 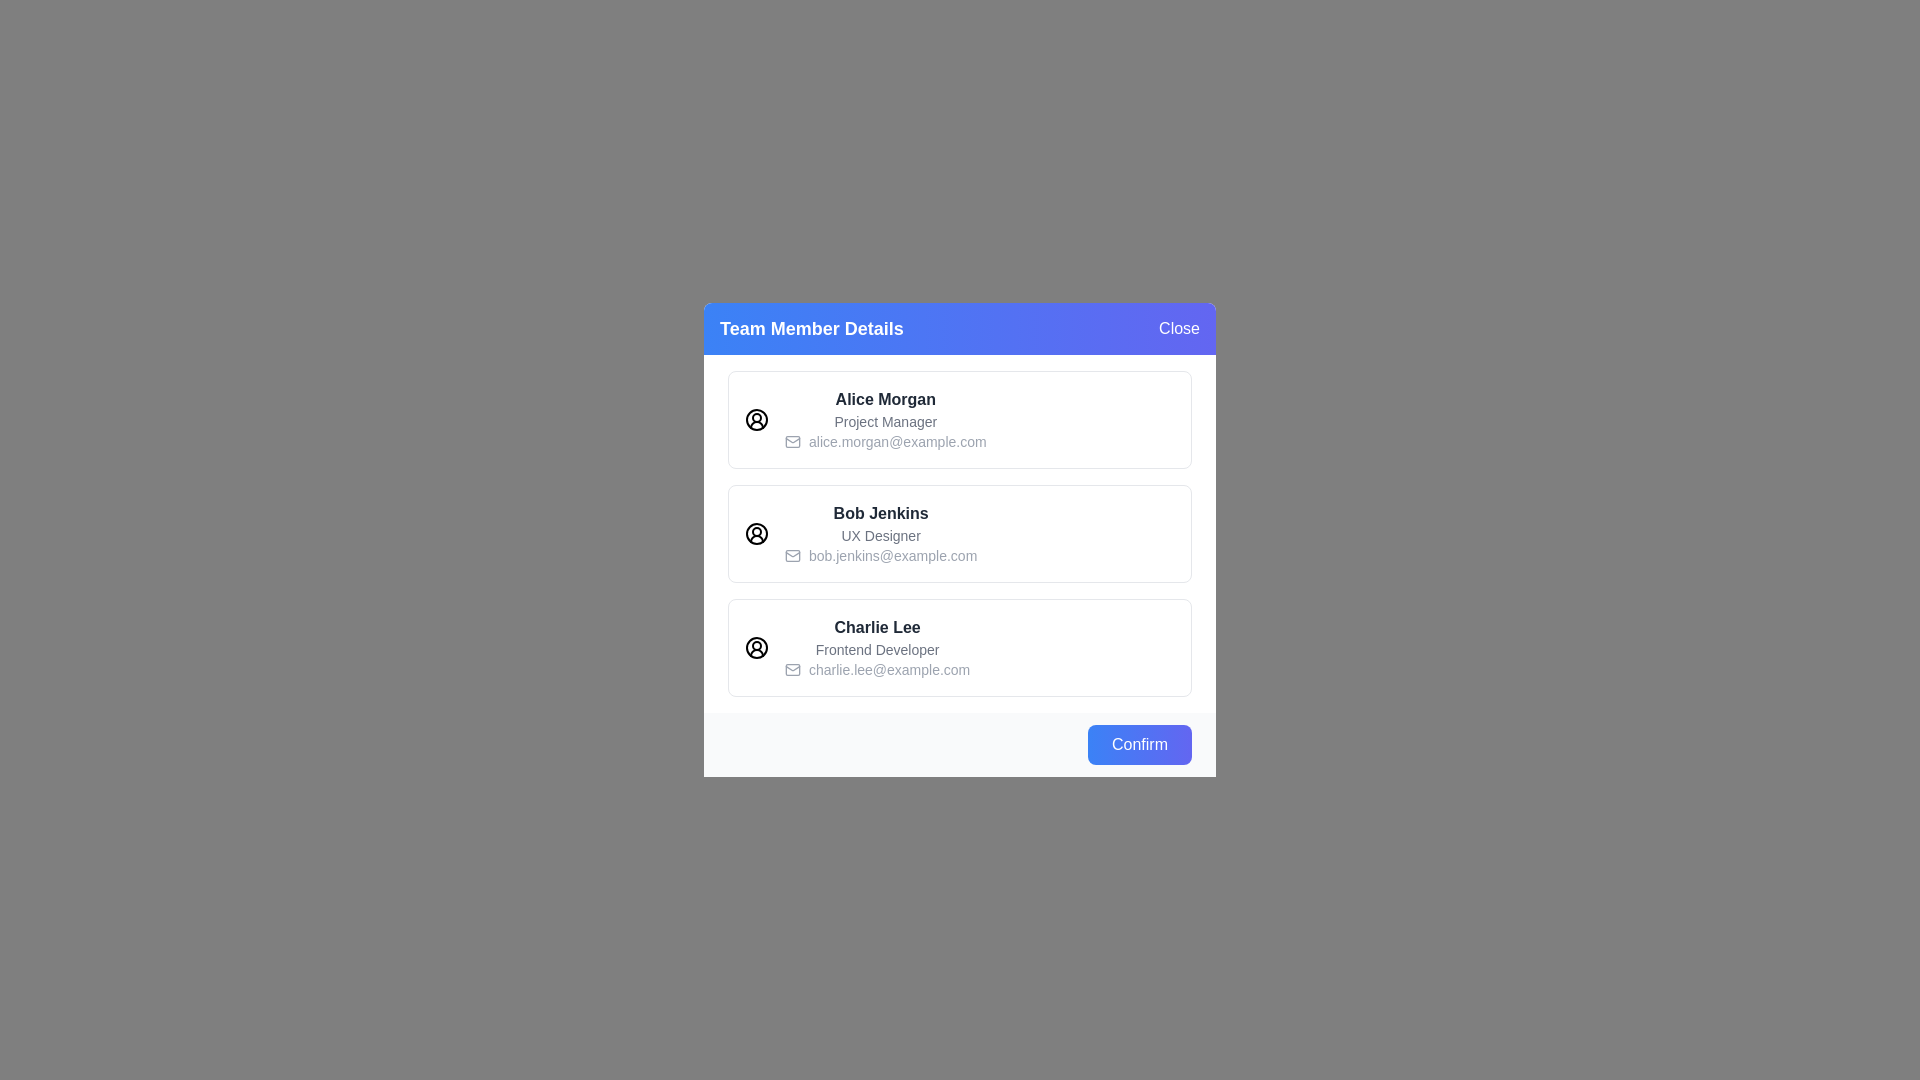 What do you see at coordinates (756, 532) in the screenshot?
I see `the User Profile icon located next to 'Bob Jenkins' in the second user entry of the list` at bounding box center [756, 532].